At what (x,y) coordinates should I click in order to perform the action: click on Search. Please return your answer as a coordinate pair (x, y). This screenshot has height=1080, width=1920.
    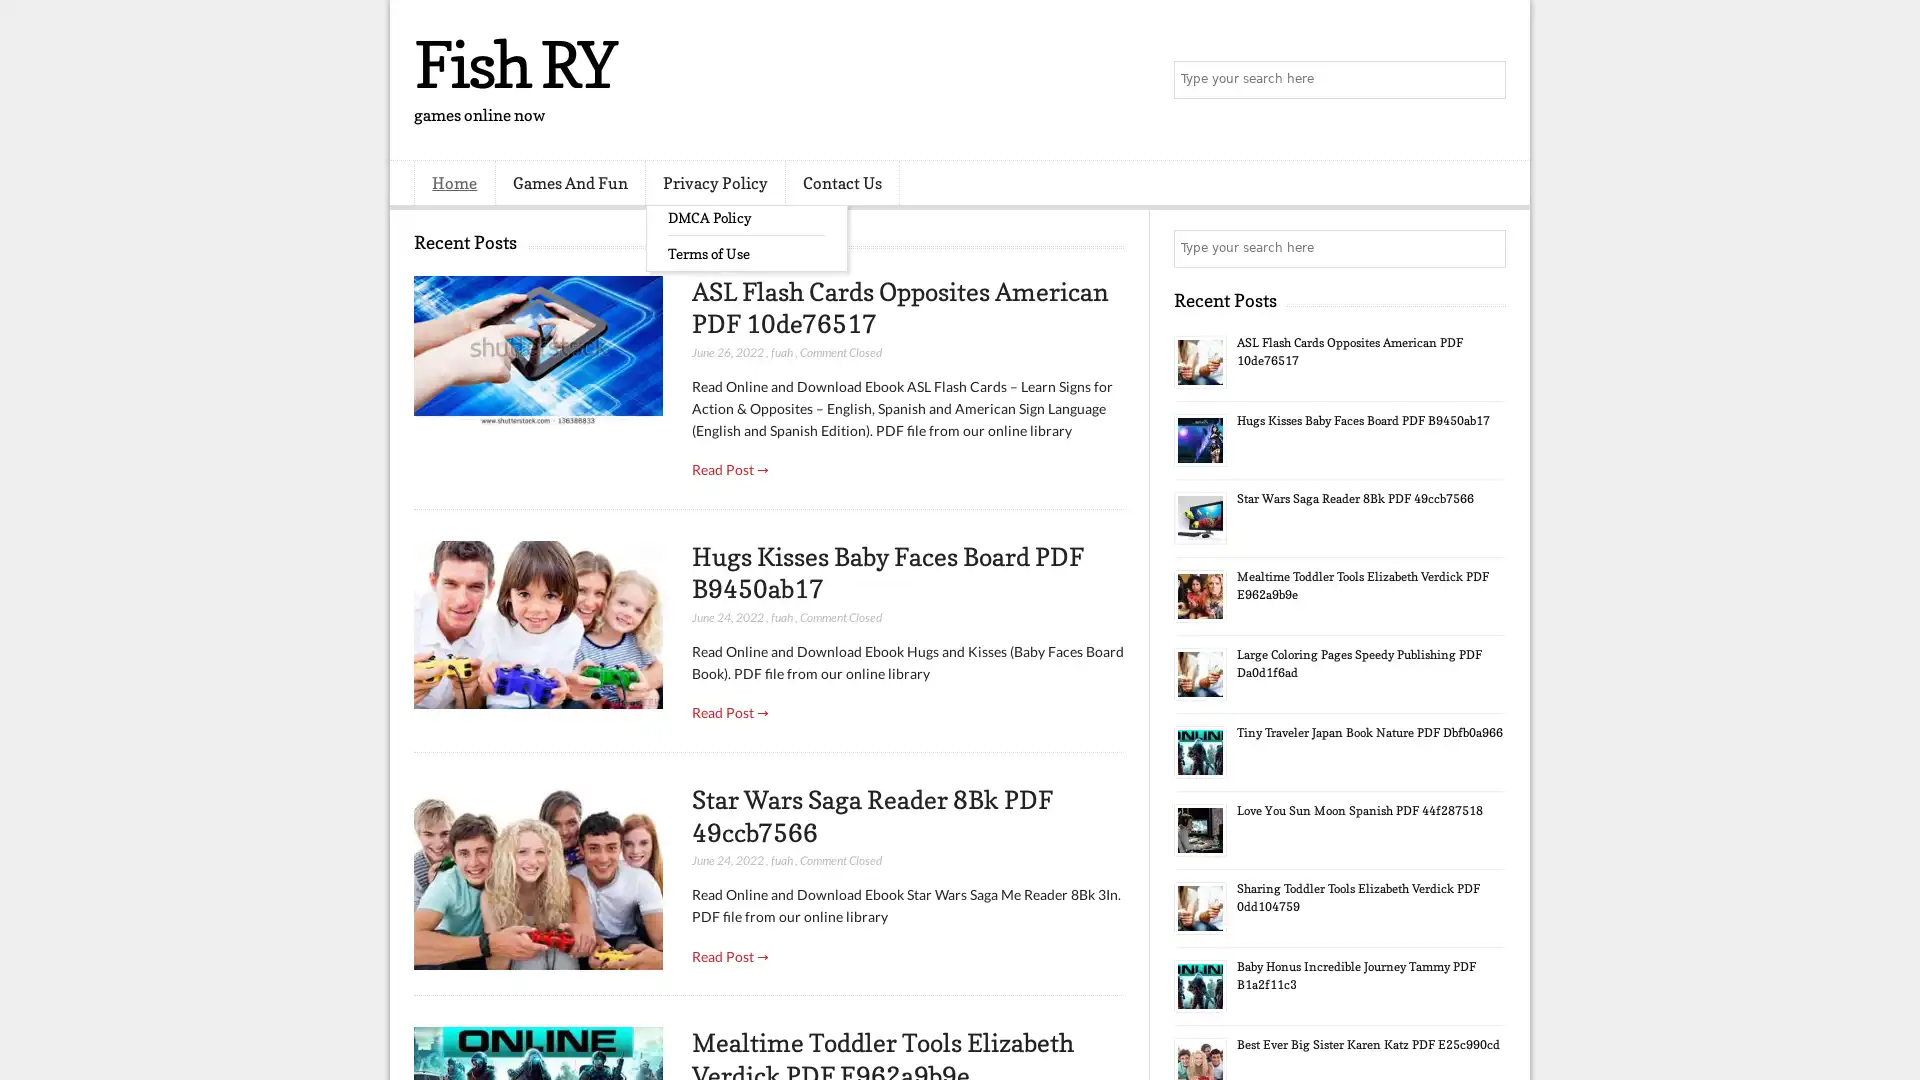
    Looking at the image, I should click on (1485, 80).